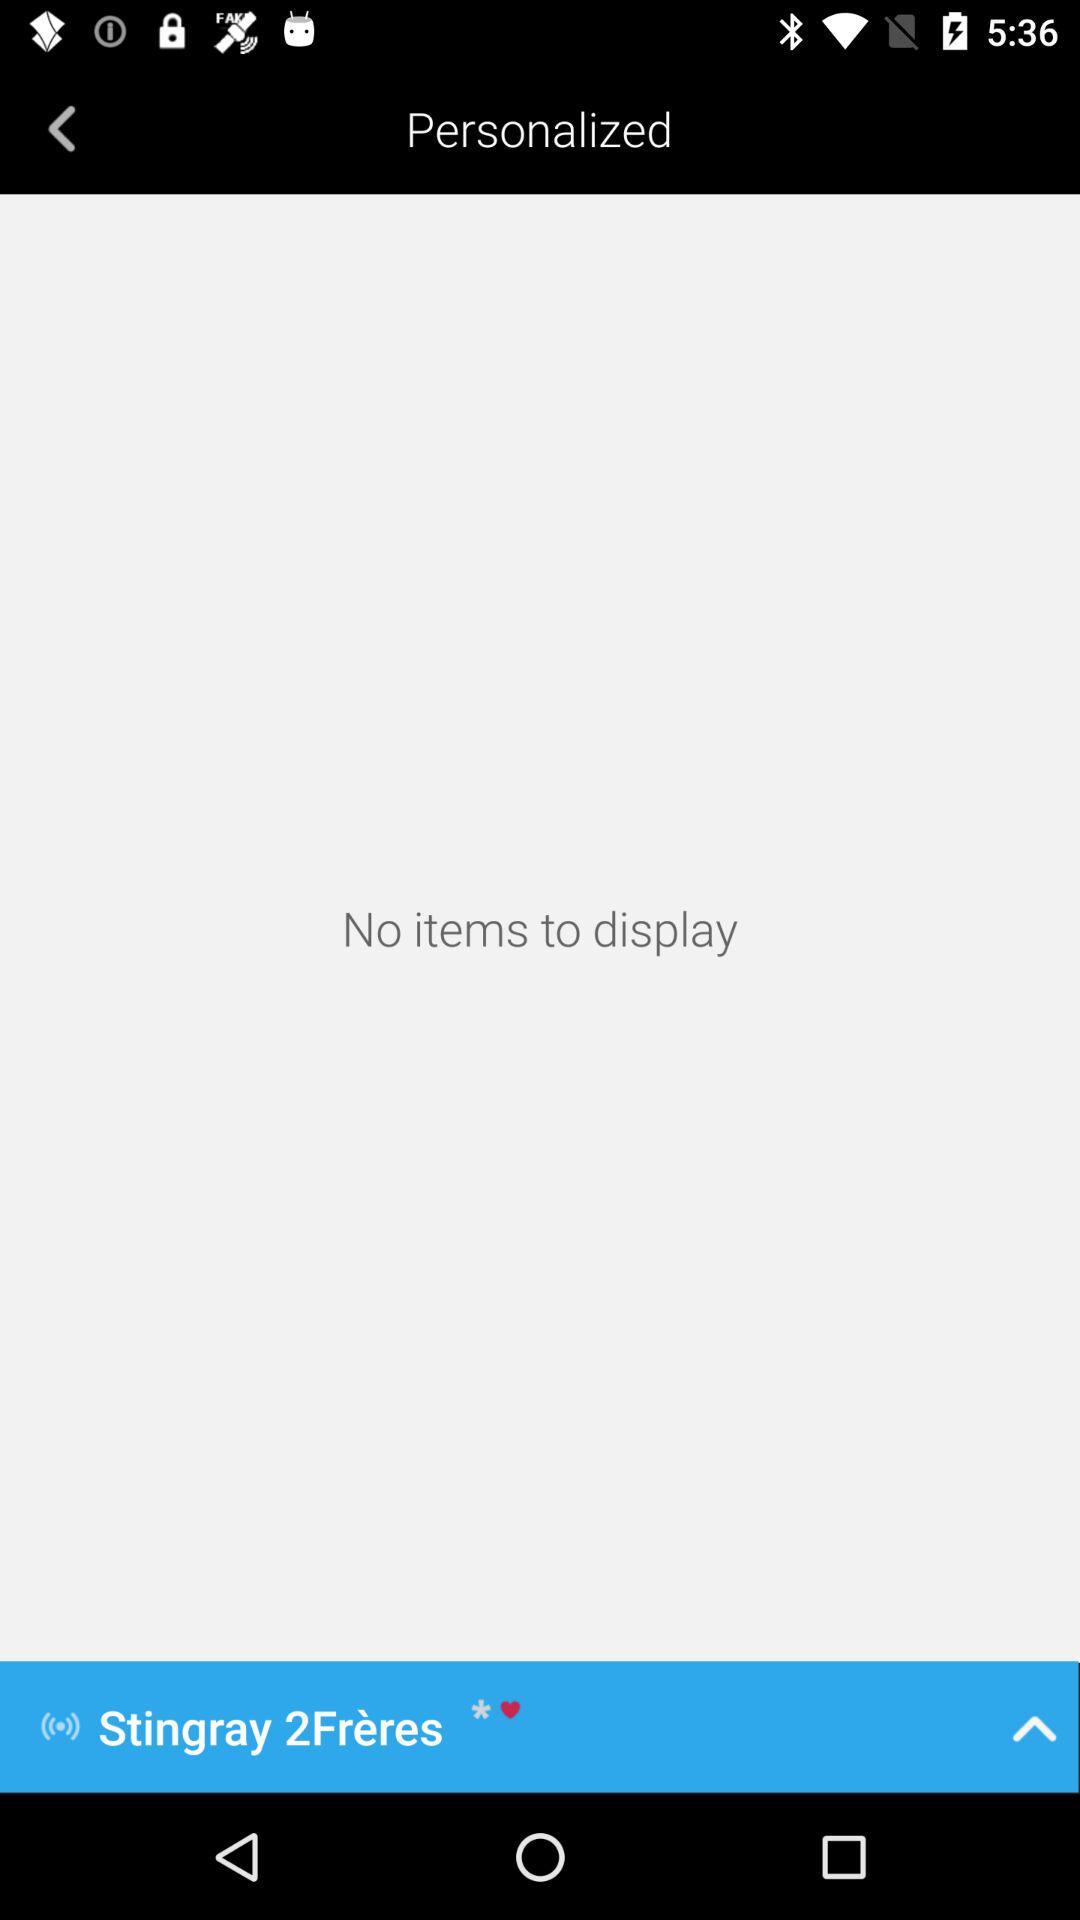 This screenshot has width=1080, height=1920. Describe the element at coordinates (61, 127) in the screenshot. I see `the arrow_backward icon` at that location.